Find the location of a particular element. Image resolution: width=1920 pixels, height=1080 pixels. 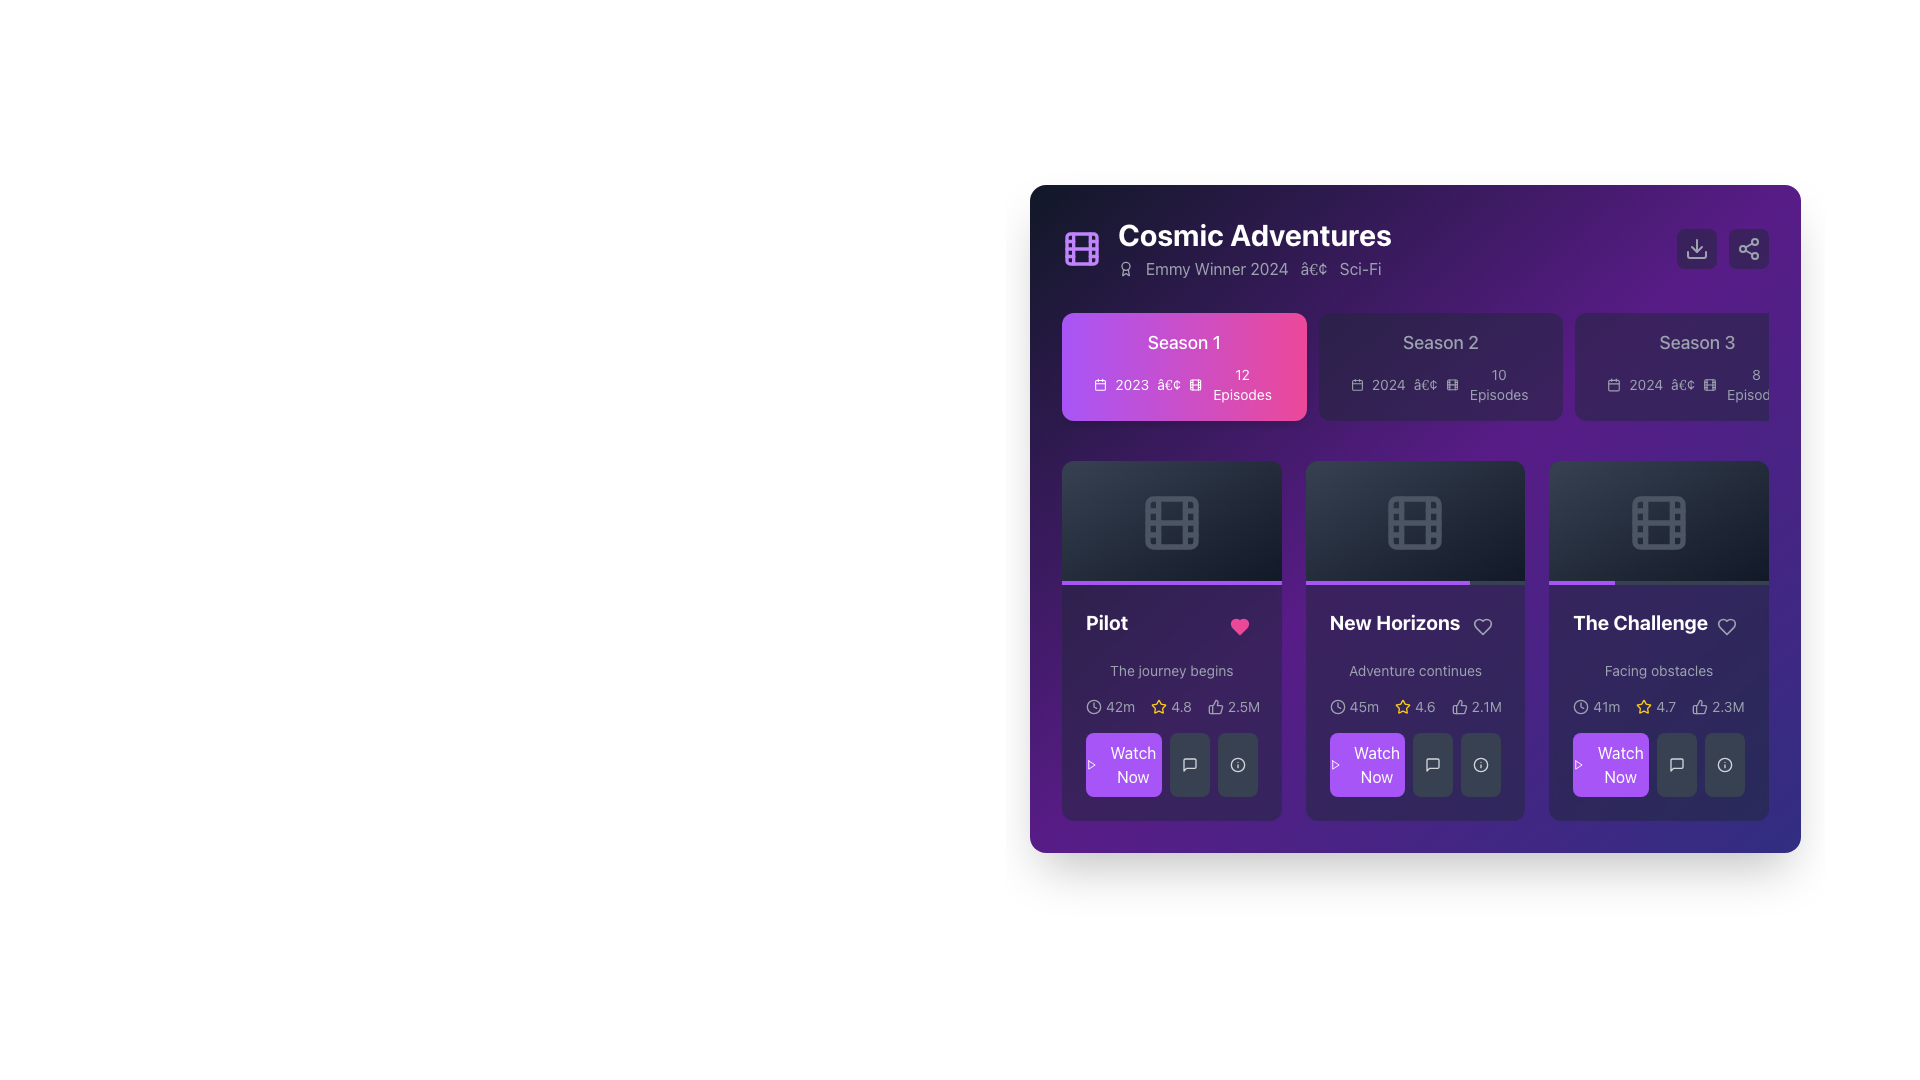

the calendar icon styled with thin lines and a light grayish hue, located to the left of the text '2024 • 8 Episodes' in the Season 3 section is located at coordinates (1614, 385).